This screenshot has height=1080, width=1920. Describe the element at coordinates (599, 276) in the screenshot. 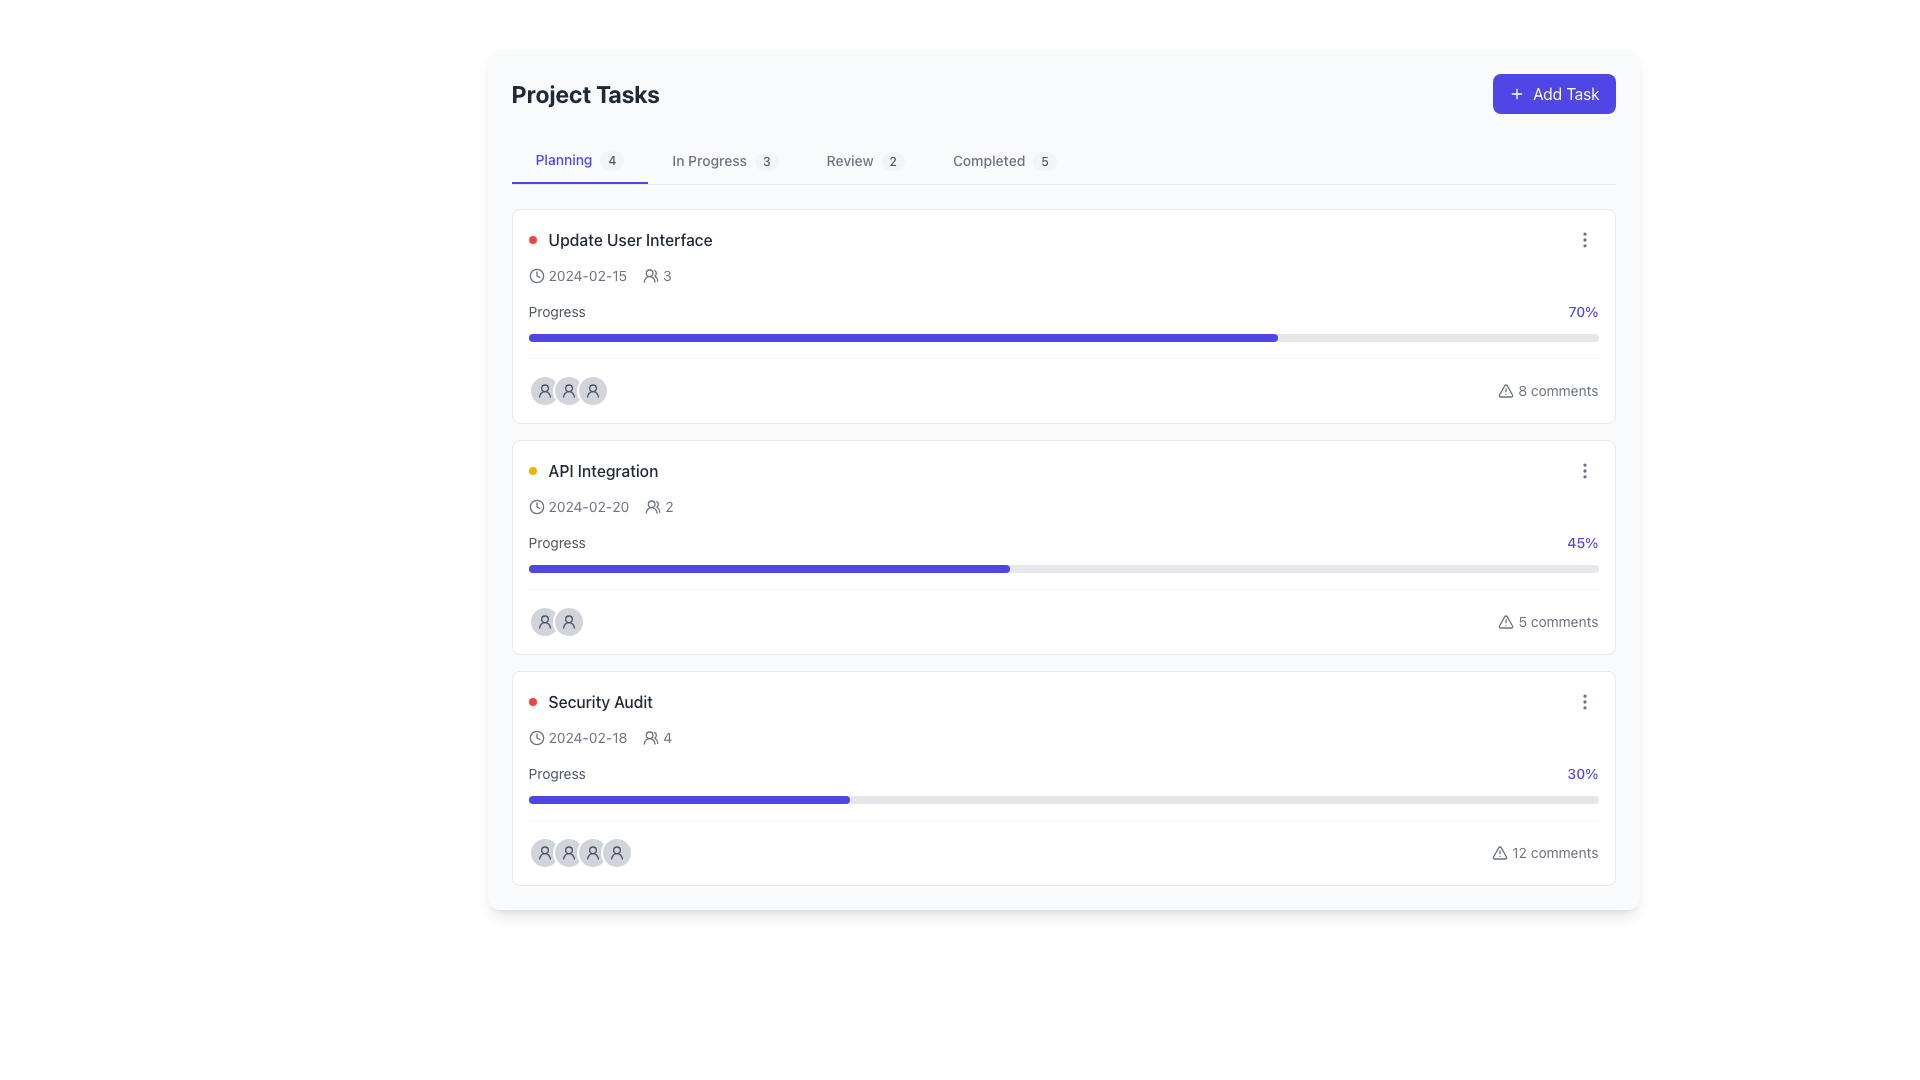

I see `the static text displaying the date '2024-02-15' and participant count '3', which is the first subcomponent of the 'Update User Interface' card in the 'Planning' section of the 'Project Tasks' layout` at that location.